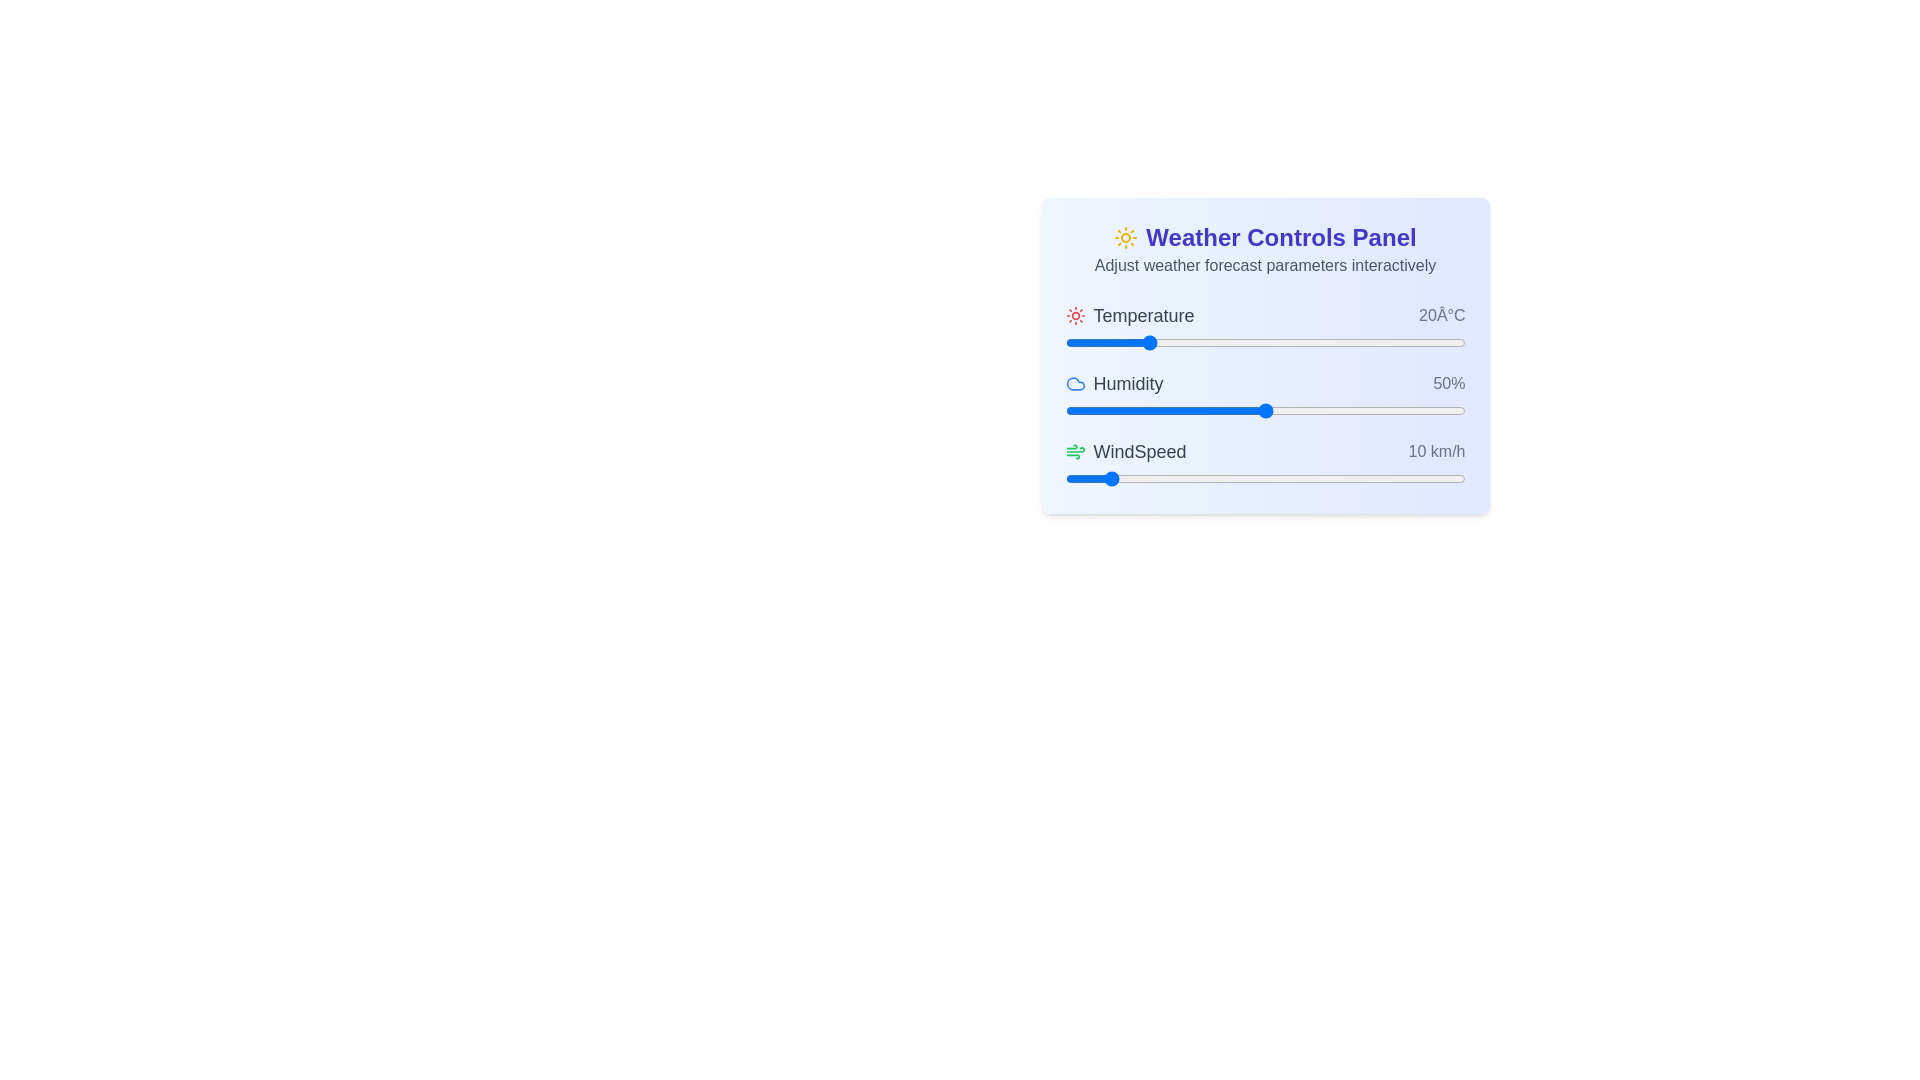 Image resolution: width=1920 pixels, height=1080 pixels. Describe the element at coordinates (1256, 478) in the screenshot. I see `the wind speed slider to set the wind speed to 48 km/h` at that location.